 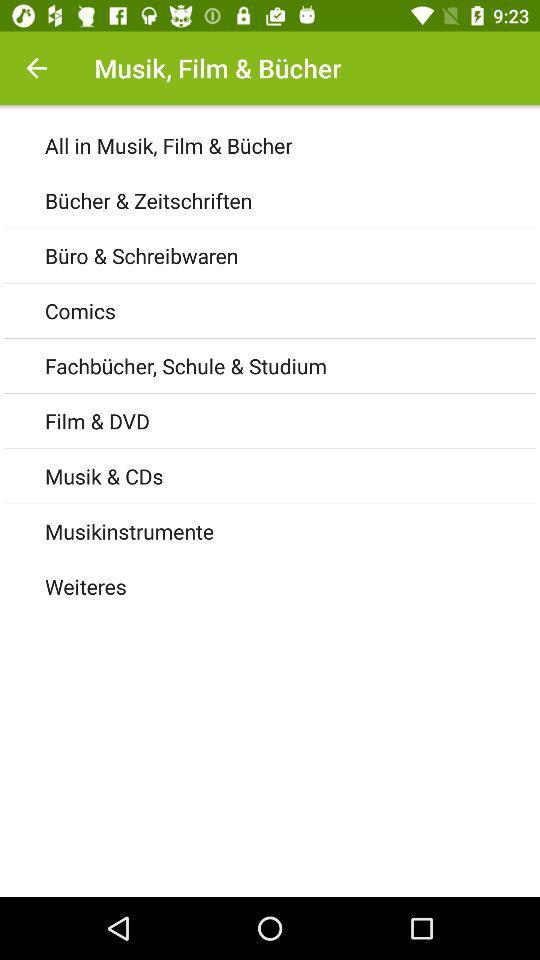 What do you see at coordinates (291, 365) in the screenshot?
I see `the icon above the film & dvd item` at bounding box center [291, 365].